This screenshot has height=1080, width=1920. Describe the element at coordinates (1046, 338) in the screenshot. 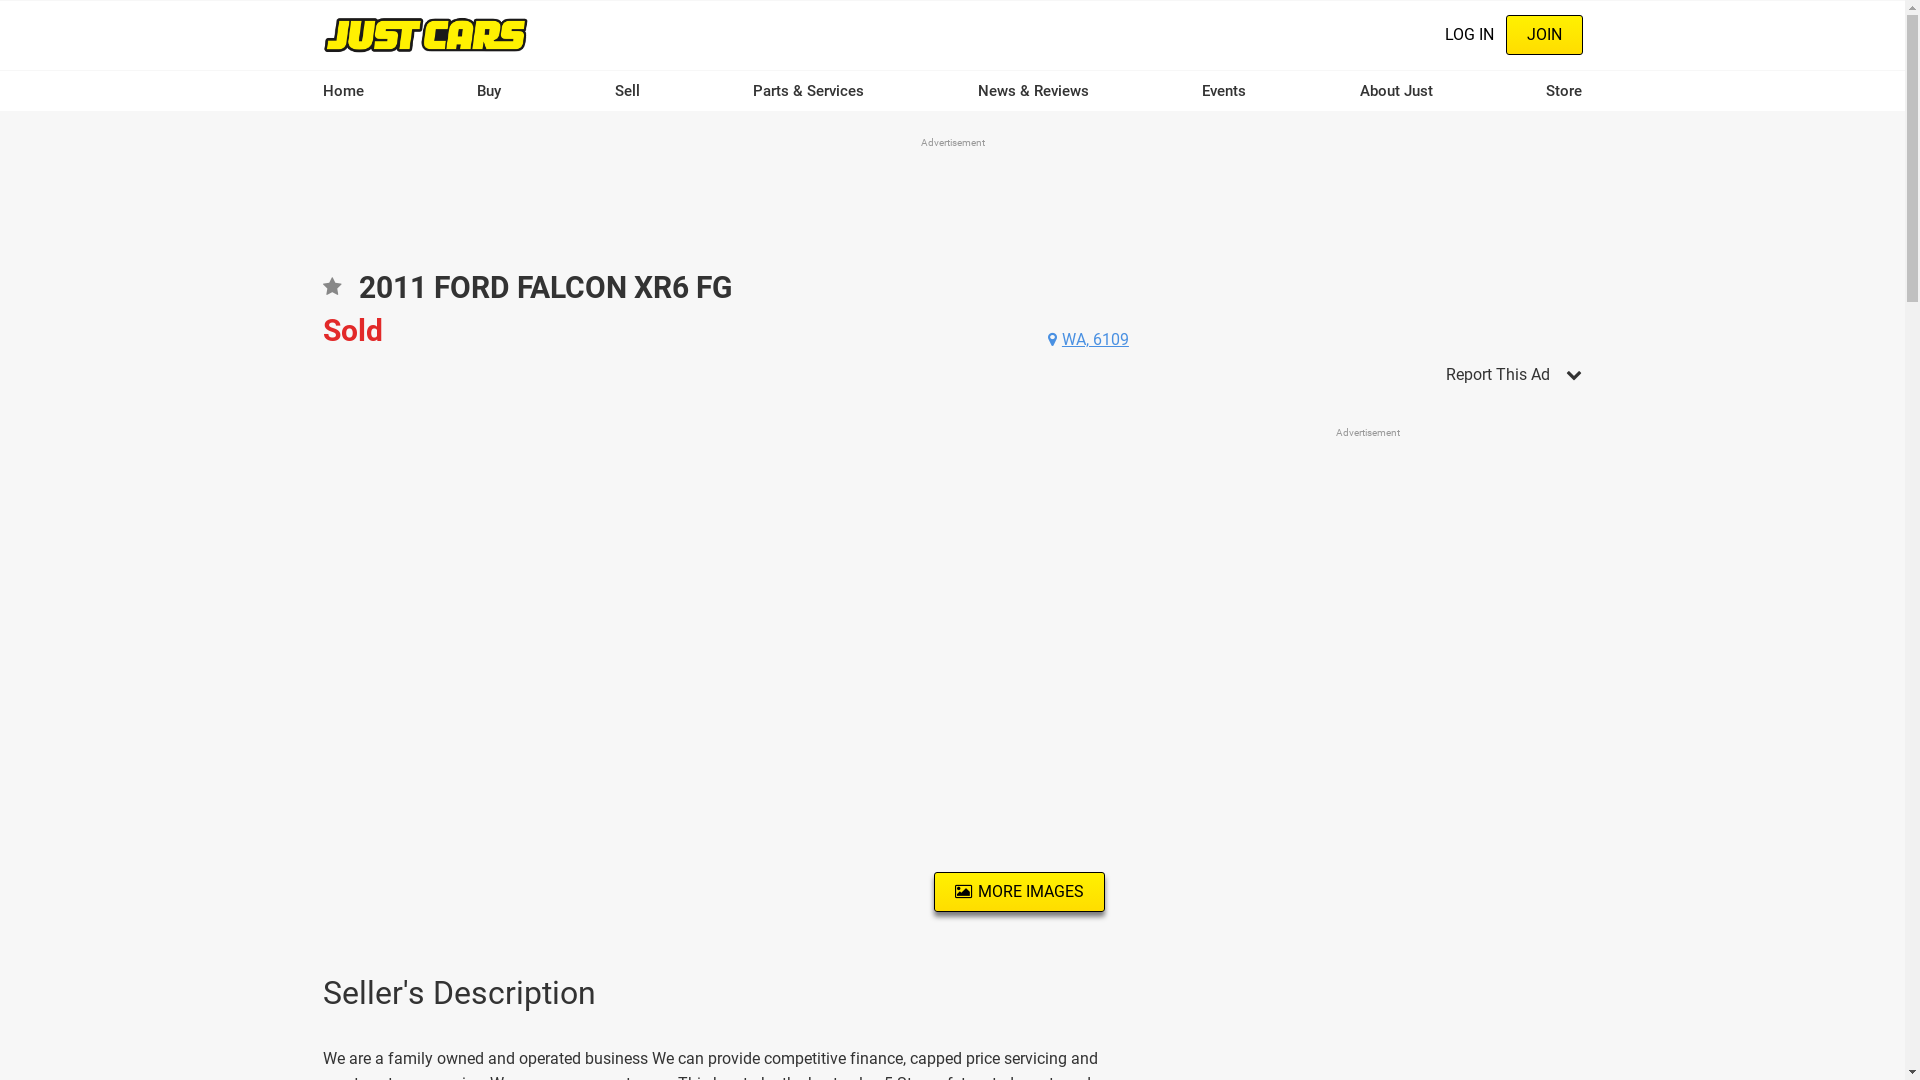

I see `'WA, 6109'` at that location.